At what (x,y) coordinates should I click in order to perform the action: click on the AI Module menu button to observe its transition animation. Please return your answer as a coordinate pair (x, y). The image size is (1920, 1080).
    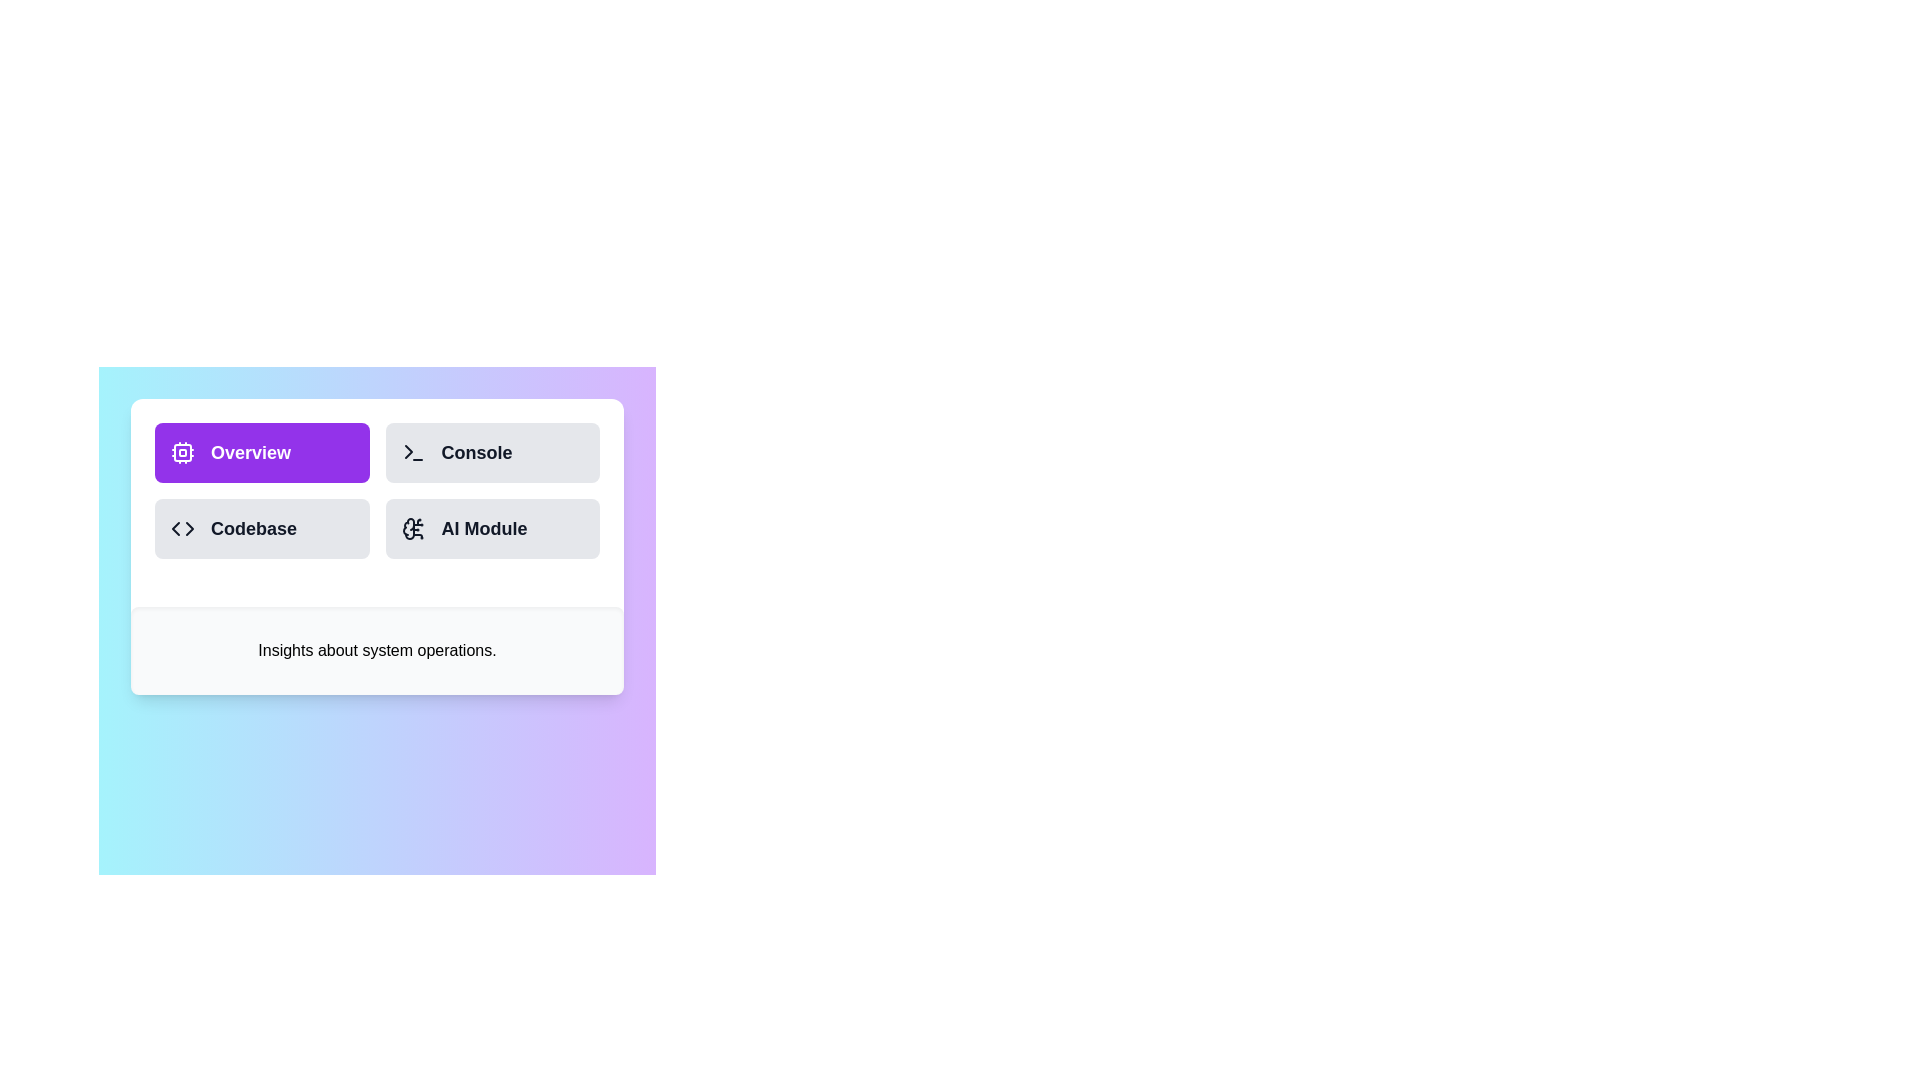
    Looking at the image, I should click on (492, 527).